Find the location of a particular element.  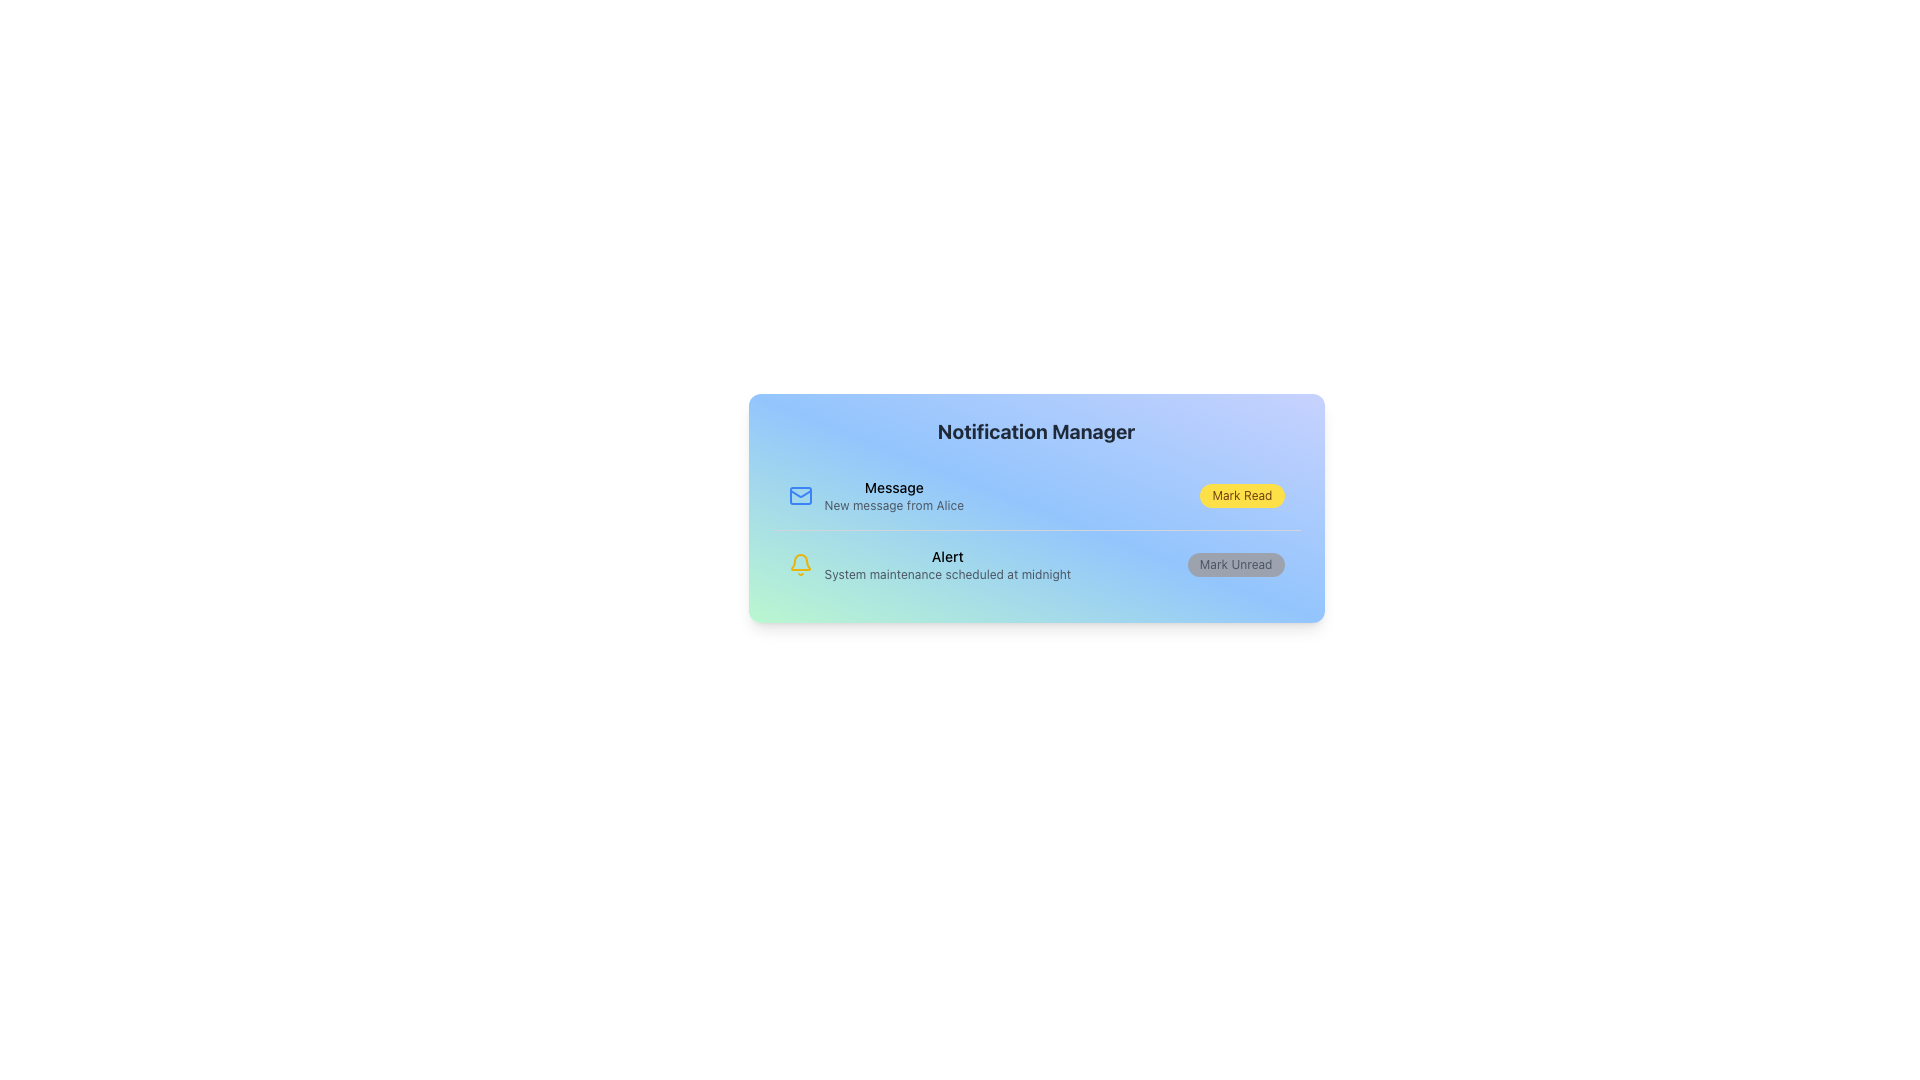

the text label displaying 'Alert' in bold styling, located in the 'Notification Manager' section, above the descriptor 'System maintenance scheduled at midnight.' is located at coordinates (946, 556).